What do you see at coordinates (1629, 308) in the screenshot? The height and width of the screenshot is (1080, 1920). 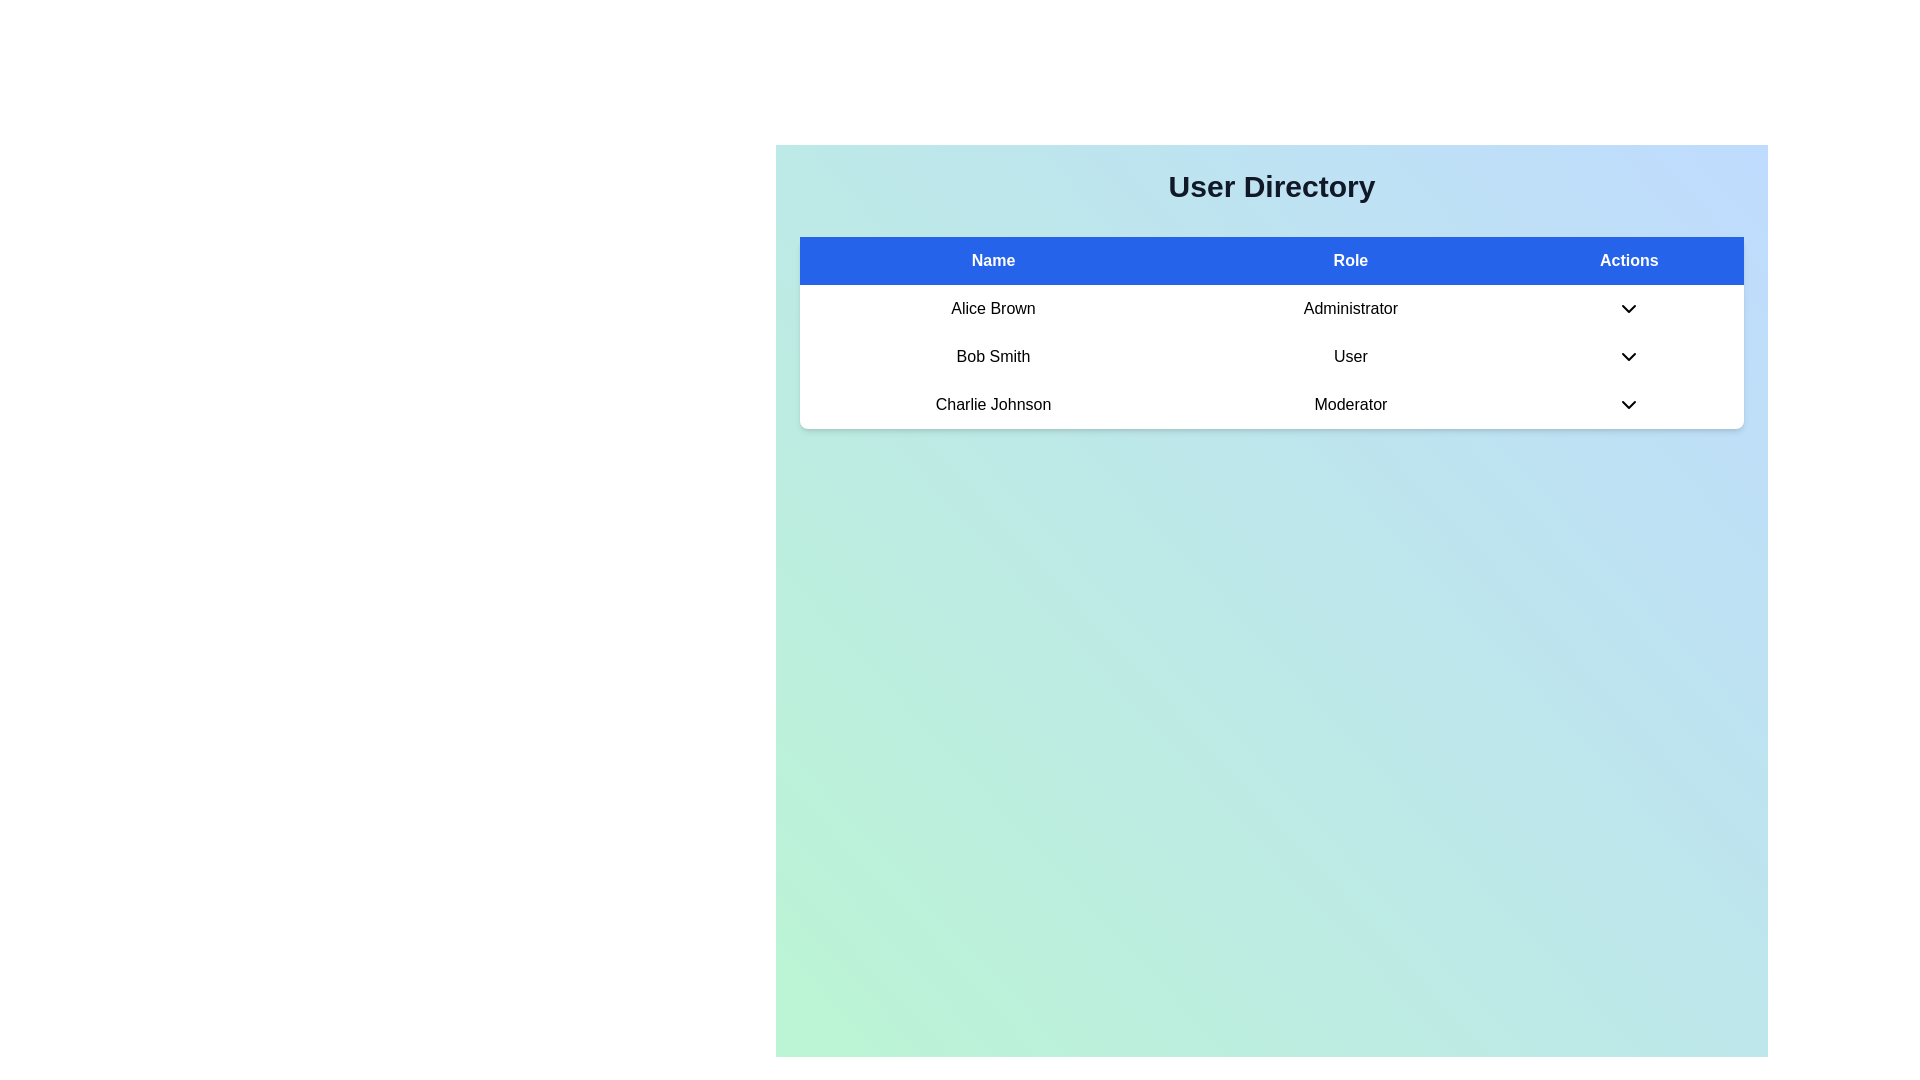 I see `the downward-pointing chevron icon located under the 'Actions' column of the 'Administrator' row in the user directory table` at bounding box center [1629, 308].